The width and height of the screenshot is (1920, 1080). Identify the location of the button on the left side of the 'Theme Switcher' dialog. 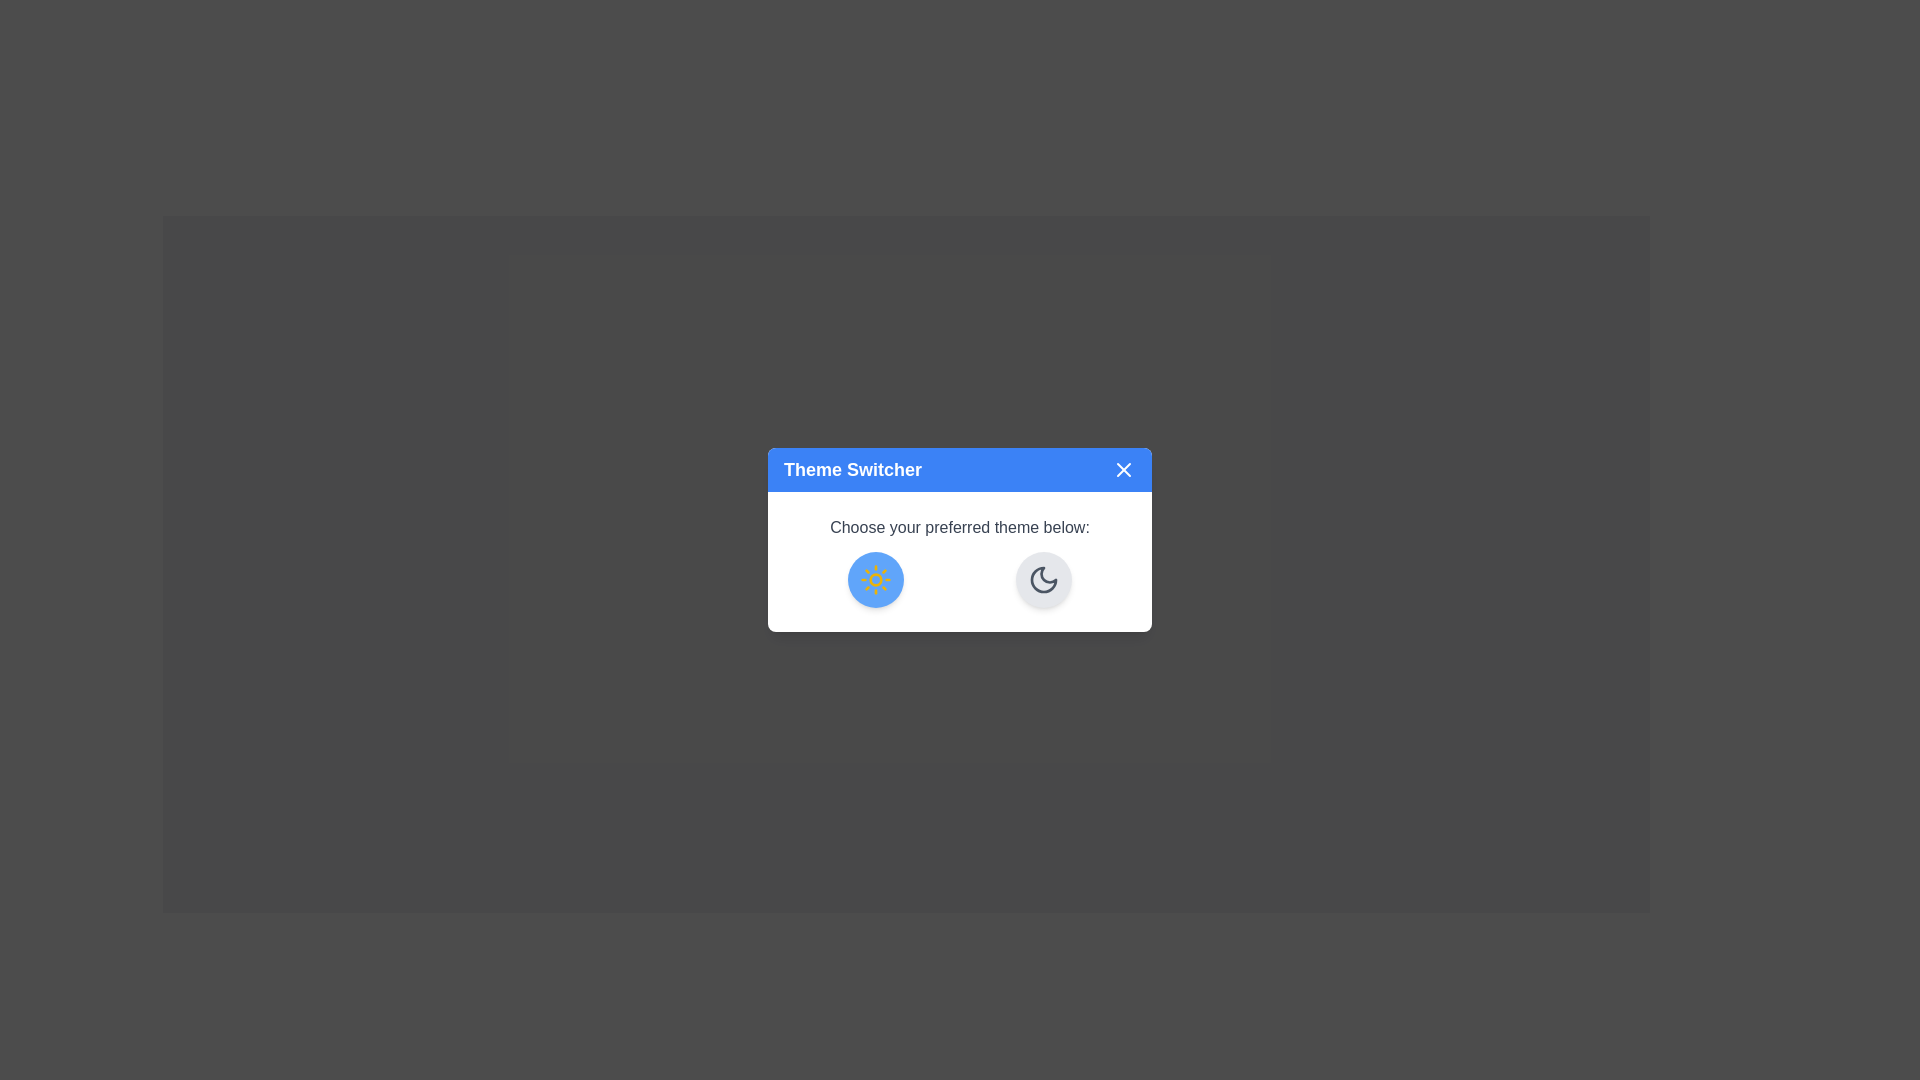
(875, 579).